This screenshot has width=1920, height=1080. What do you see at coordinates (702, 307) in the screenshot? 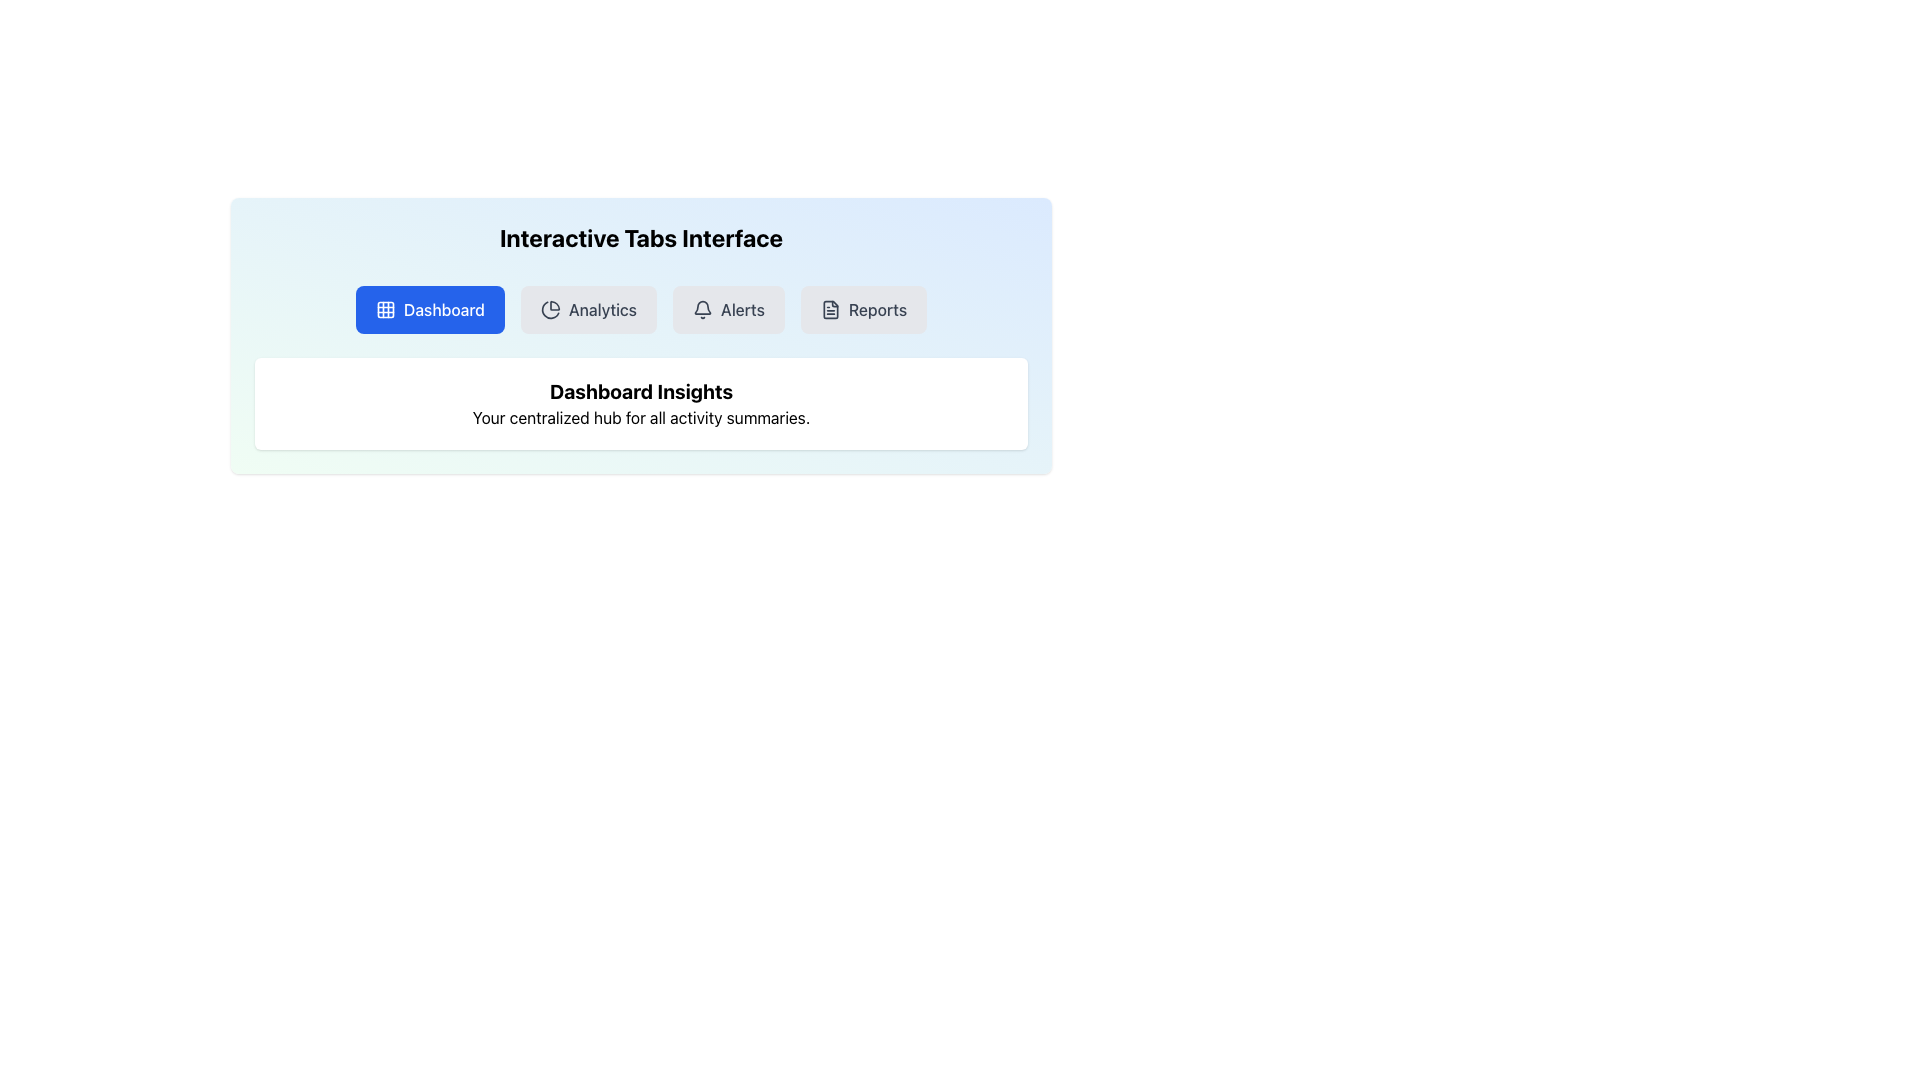
I see `the functionality of the bell icon representing alerts or notifications in the Alerts section of the navigation bar` at bounding box center [702, 307].